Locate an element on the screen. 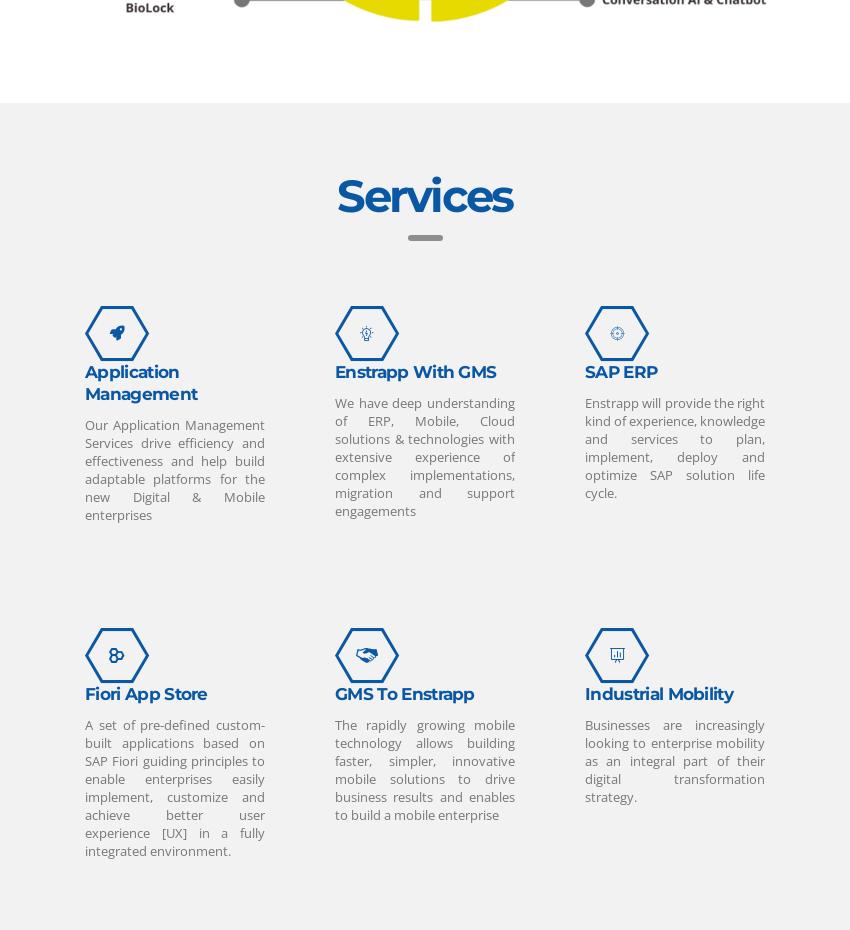  'The rapidly growing mobile technology allows building faster, simpler, innovative mobile solutions to drive business results and enables to build a mobile enterprise' is located at coordinates (425, 769).